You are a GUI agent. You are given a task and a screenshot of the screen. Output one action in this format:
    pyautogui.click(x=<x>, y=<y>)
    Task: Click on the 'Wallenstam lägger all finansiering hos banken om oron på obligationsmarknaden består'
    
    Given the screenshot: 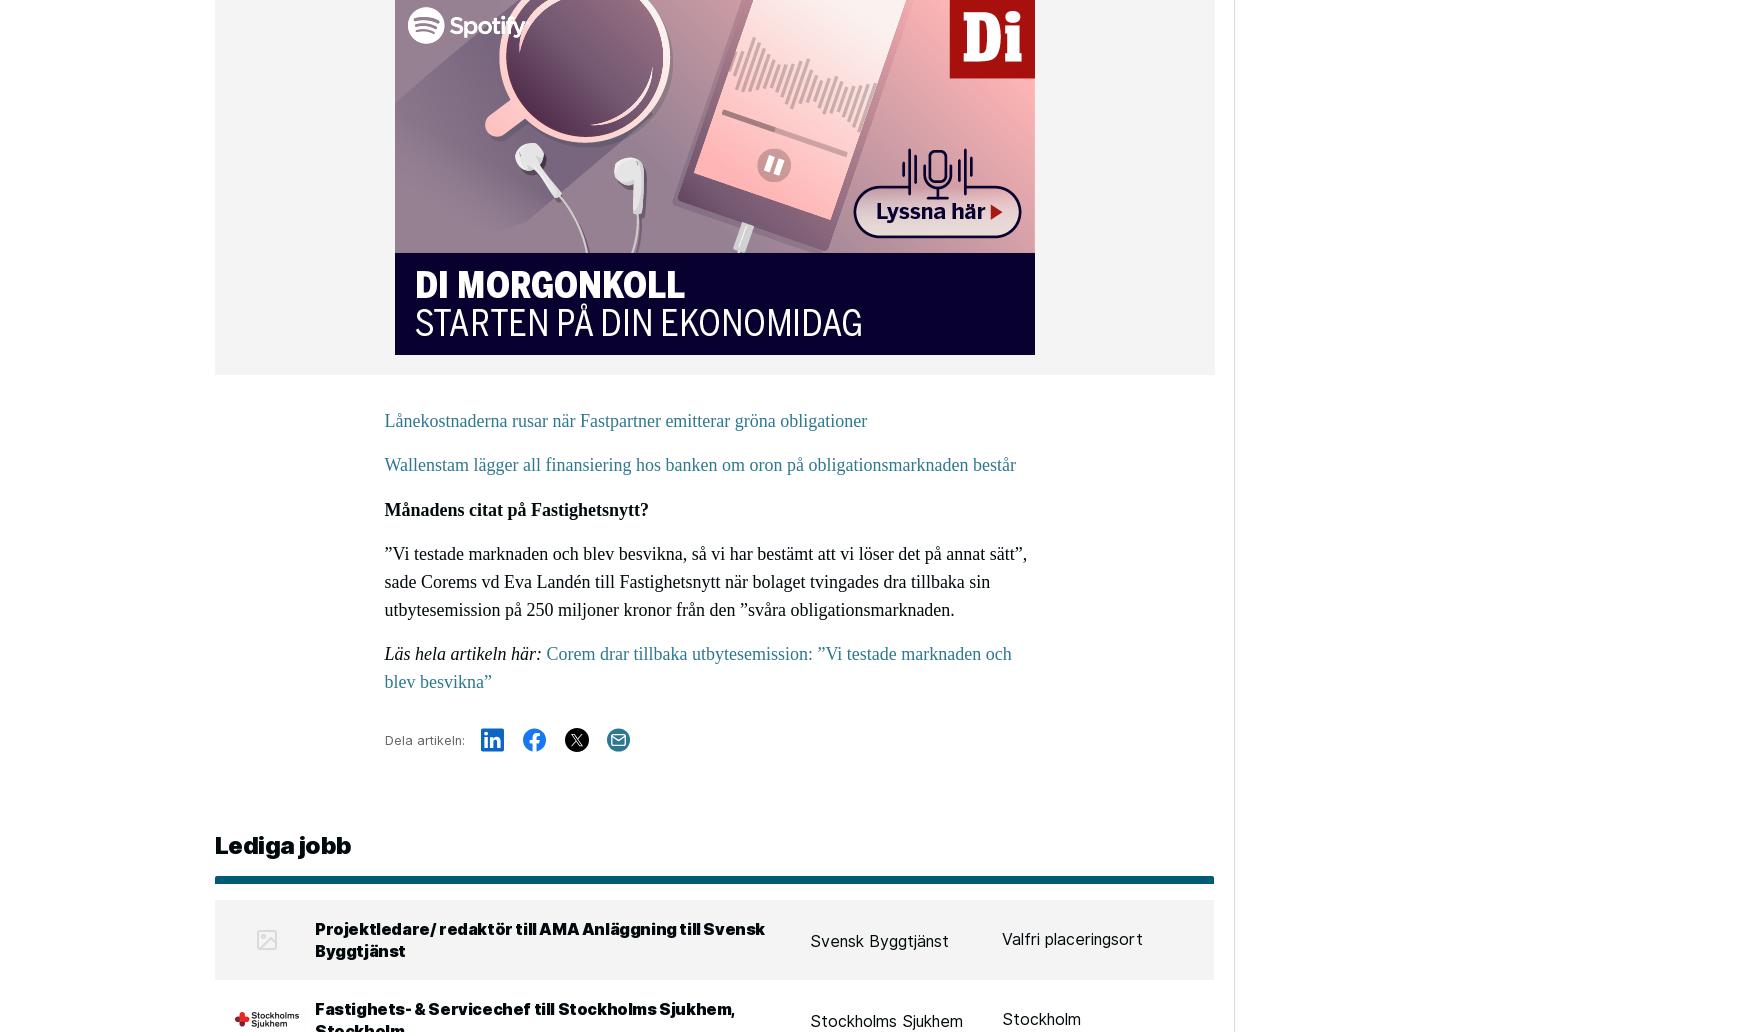 What is the action you would take?
    pyautogui.click(x=699, y=464)
    